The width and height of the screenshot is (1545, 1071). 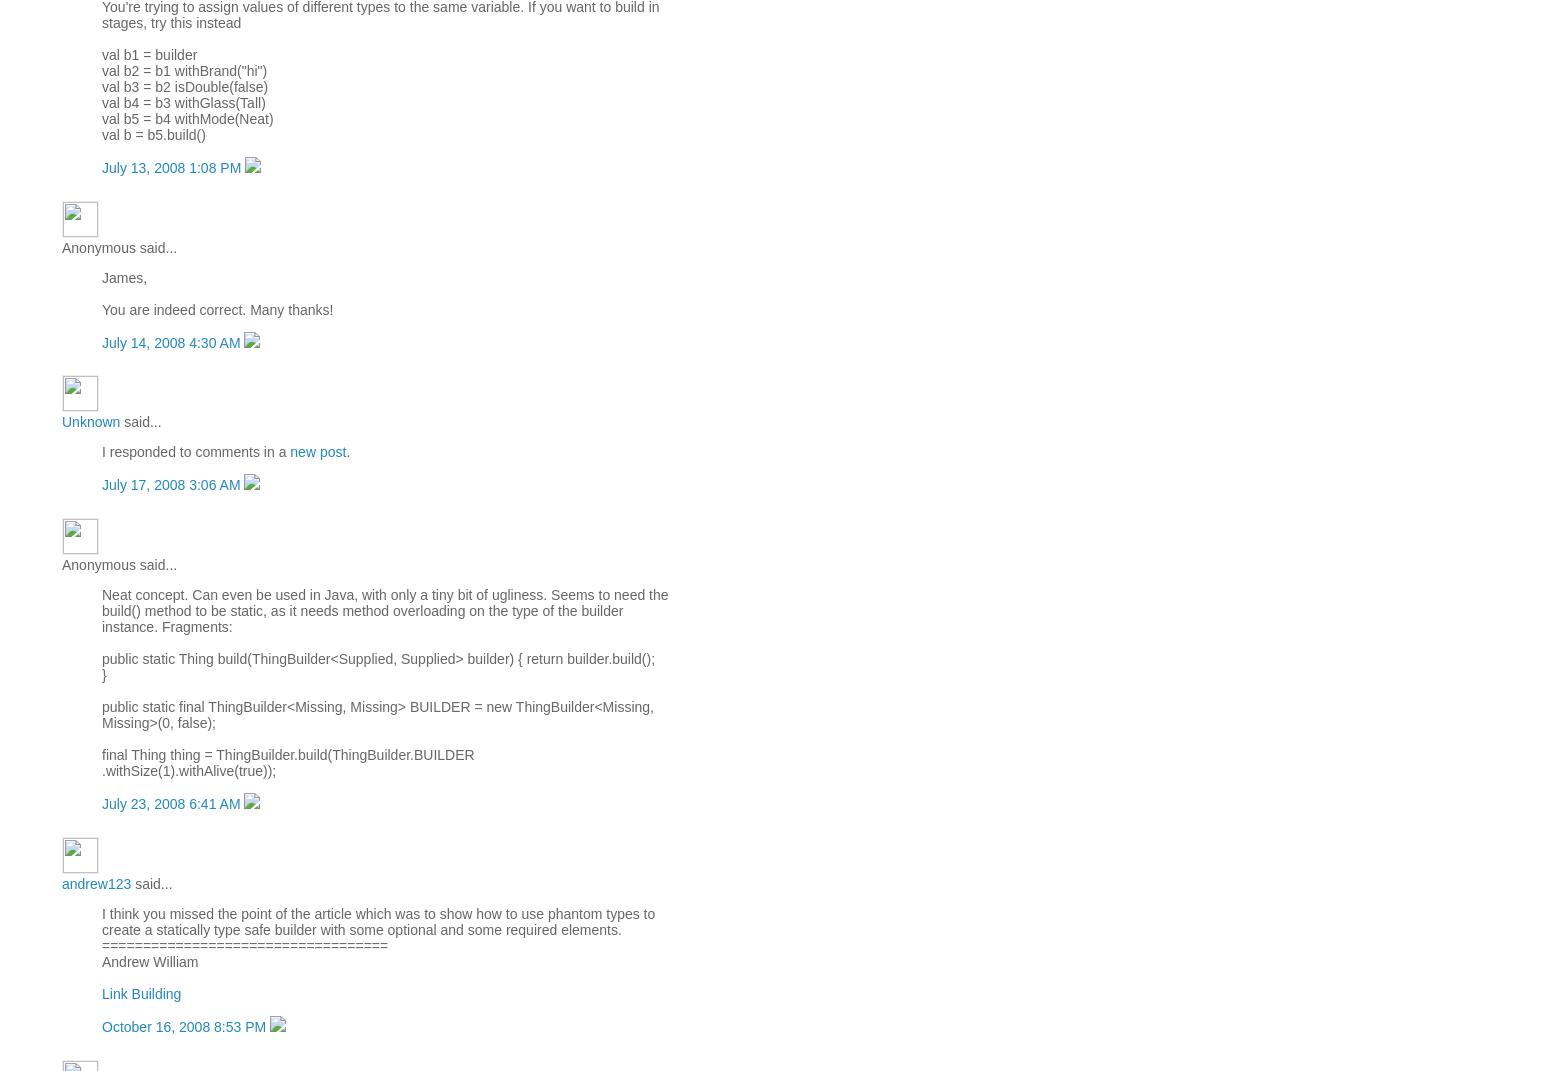 I want to click on 'You are indeed correct. Many thanks!', so click(x=217, y=307).